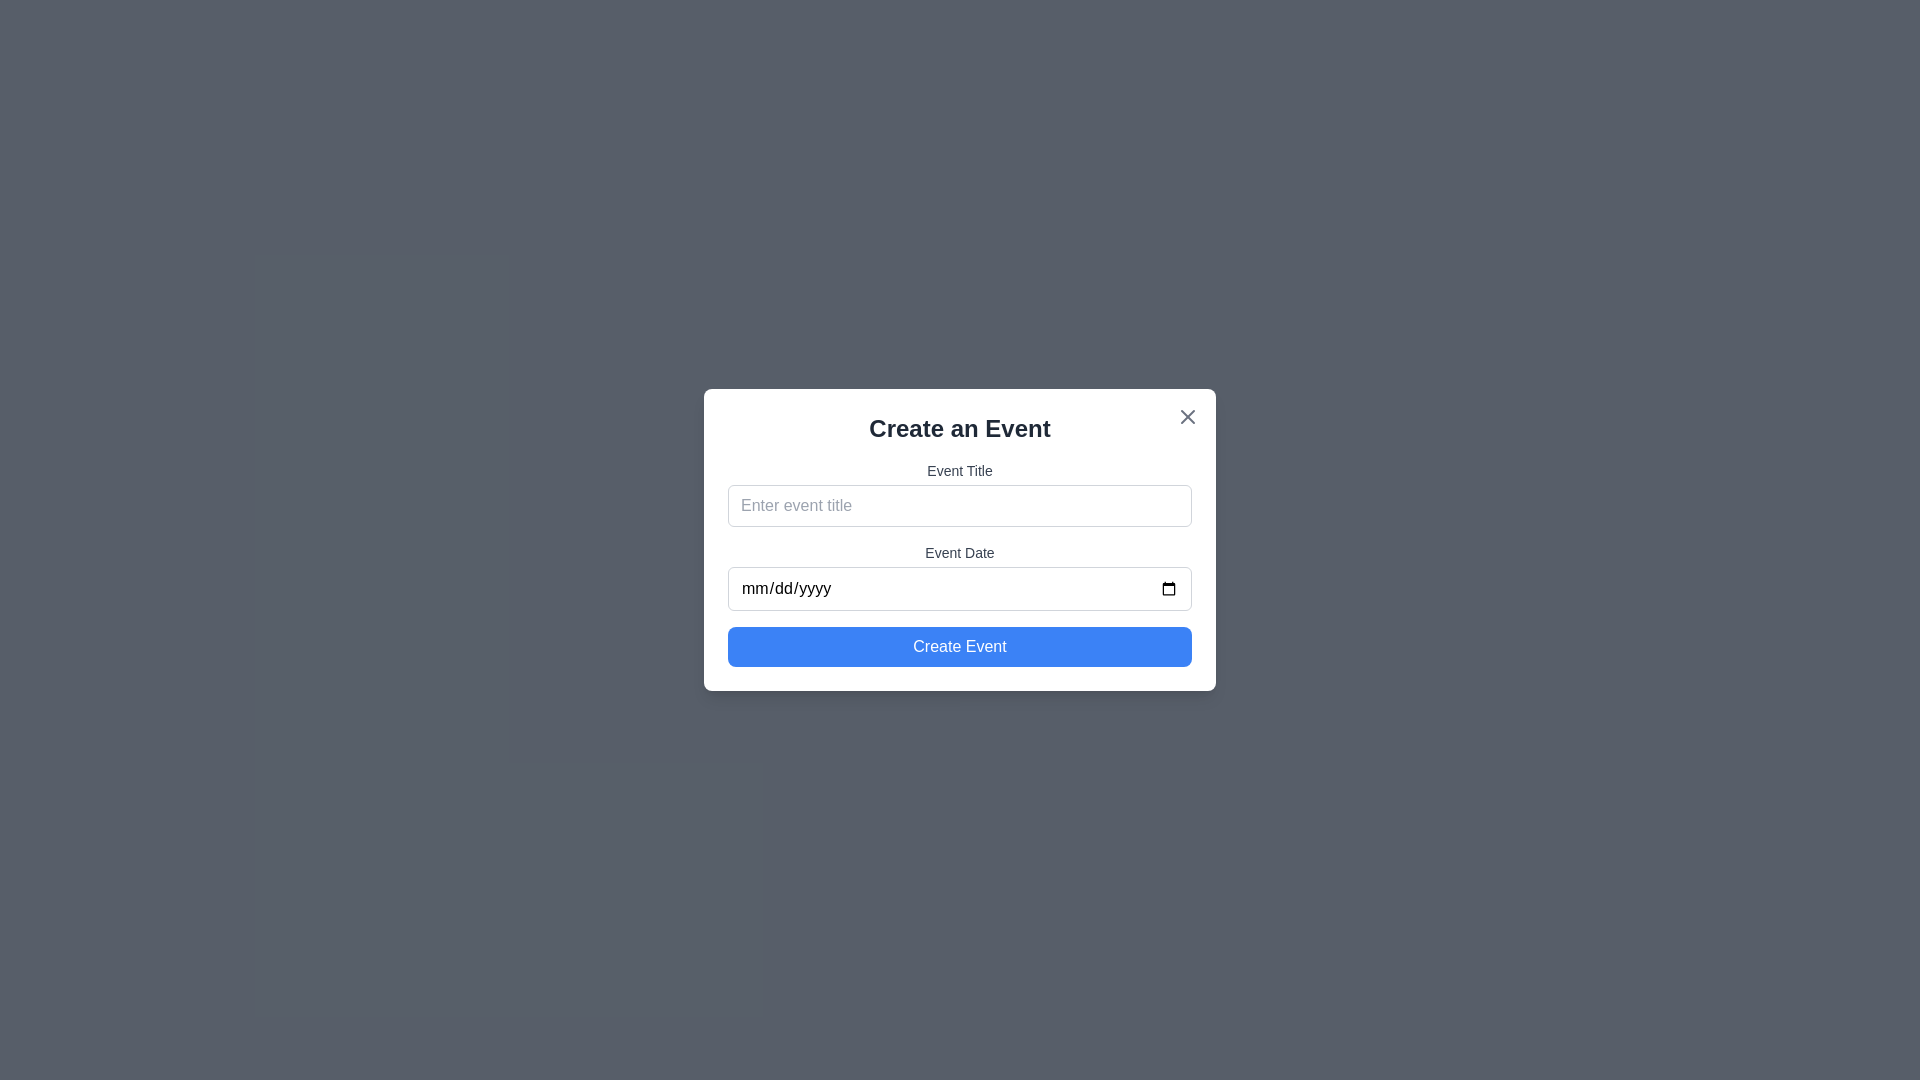 The image size is (1920, 1080). I want to click on the close icon located at the top-right corner of the 'Create an Event' modal to potentially reveal a tooltip, so click(1188, 415).